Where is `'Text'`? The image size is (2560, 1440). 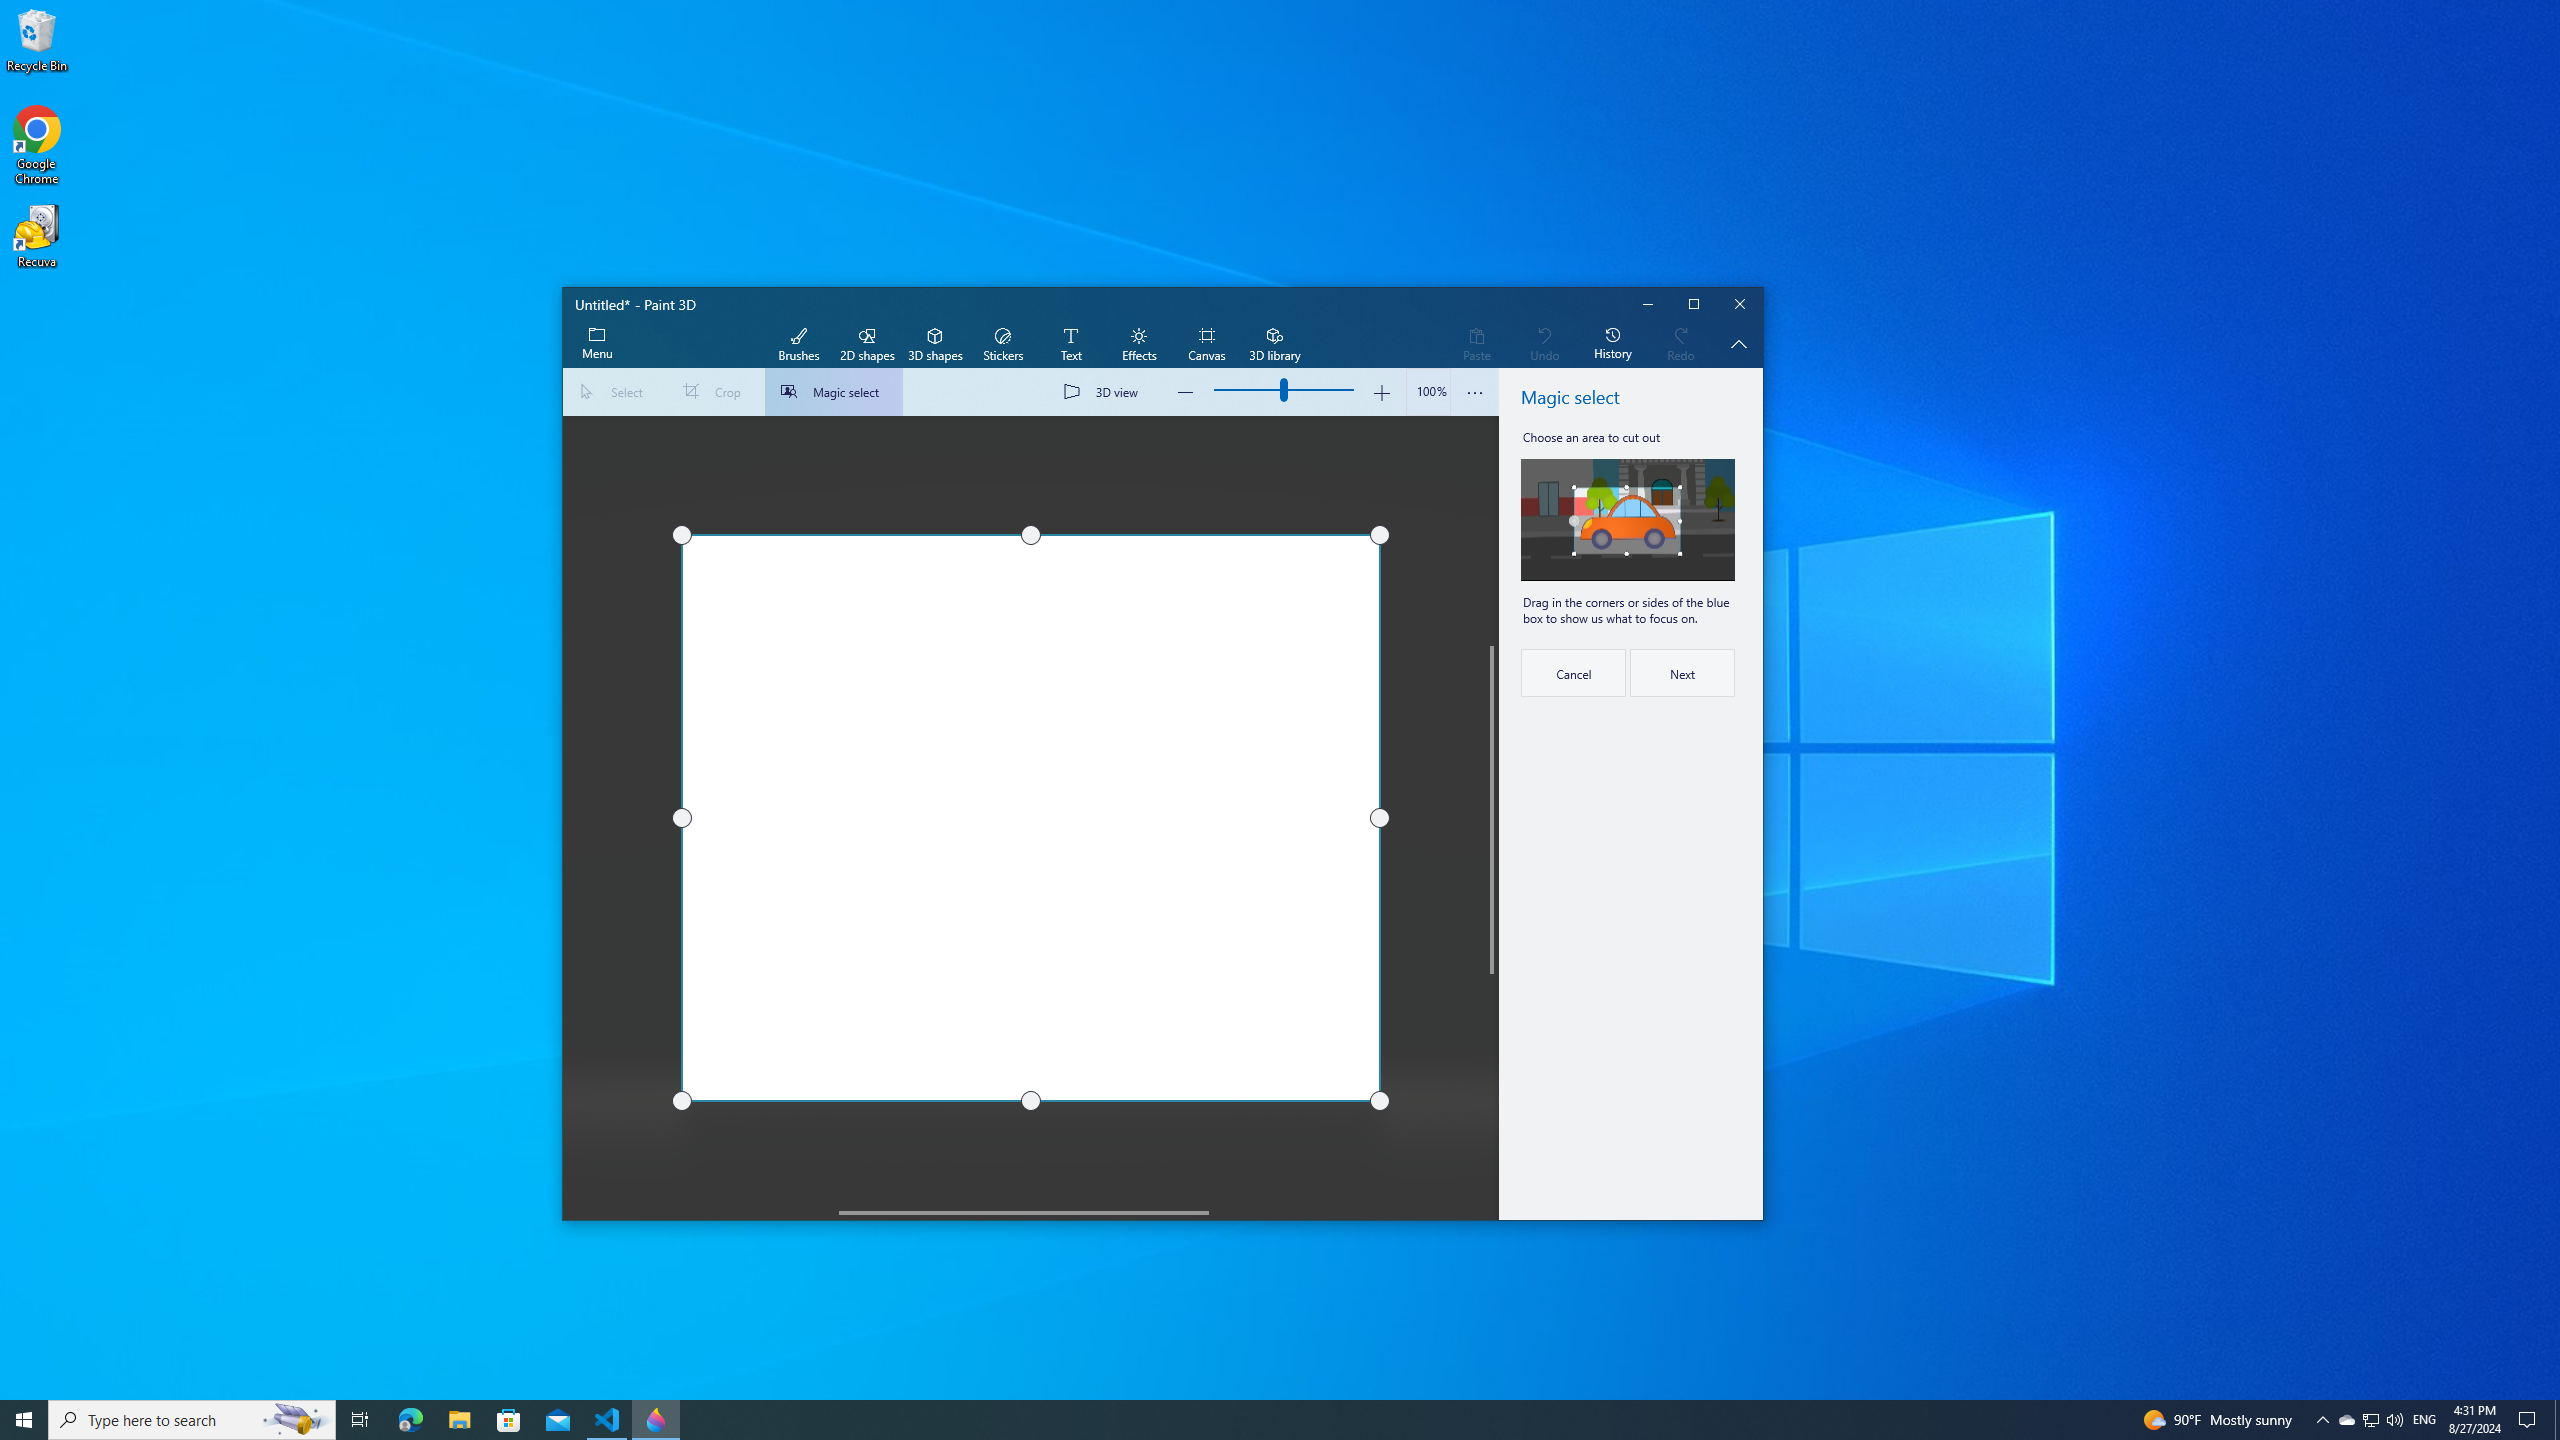
'Text' is located at coordinates (1071, 344).